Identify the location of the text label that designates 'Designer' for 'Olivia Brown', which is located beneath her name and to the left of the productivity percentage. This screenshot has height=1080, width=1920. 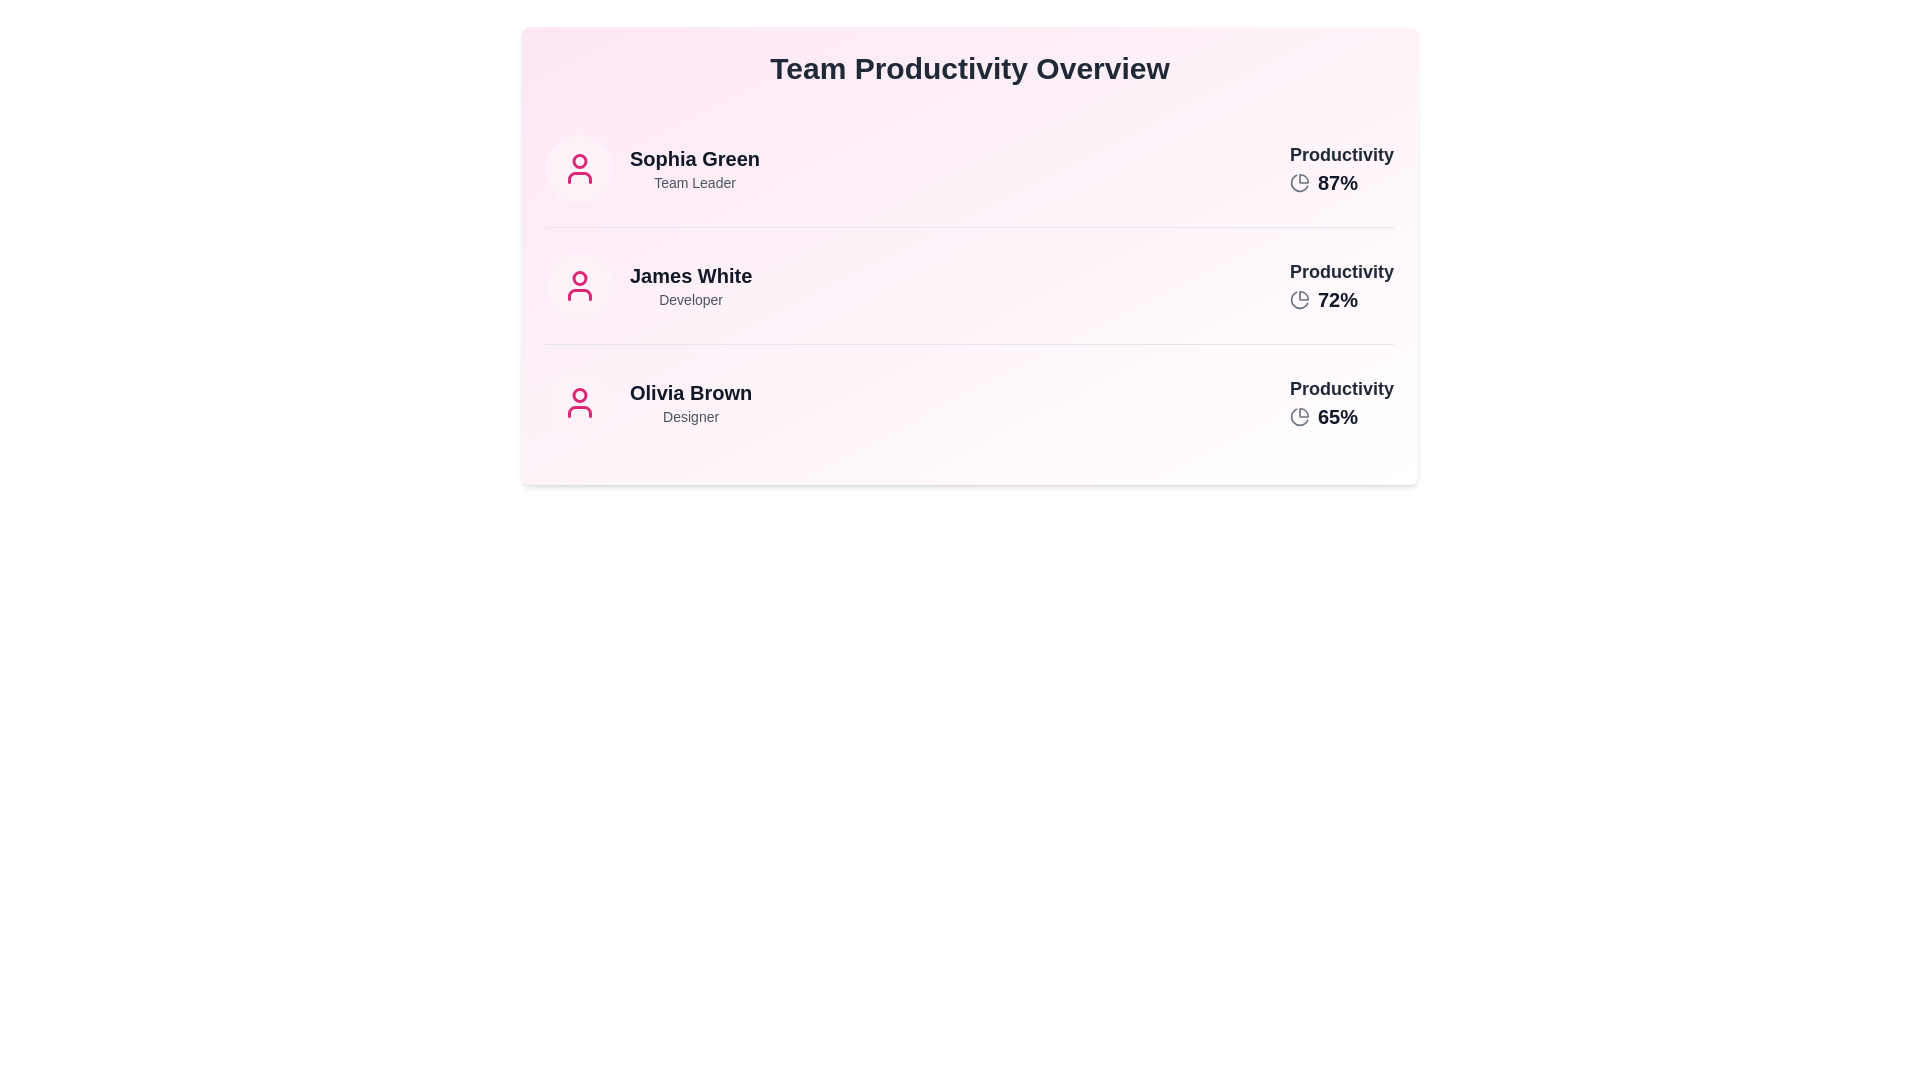
(691, 415).